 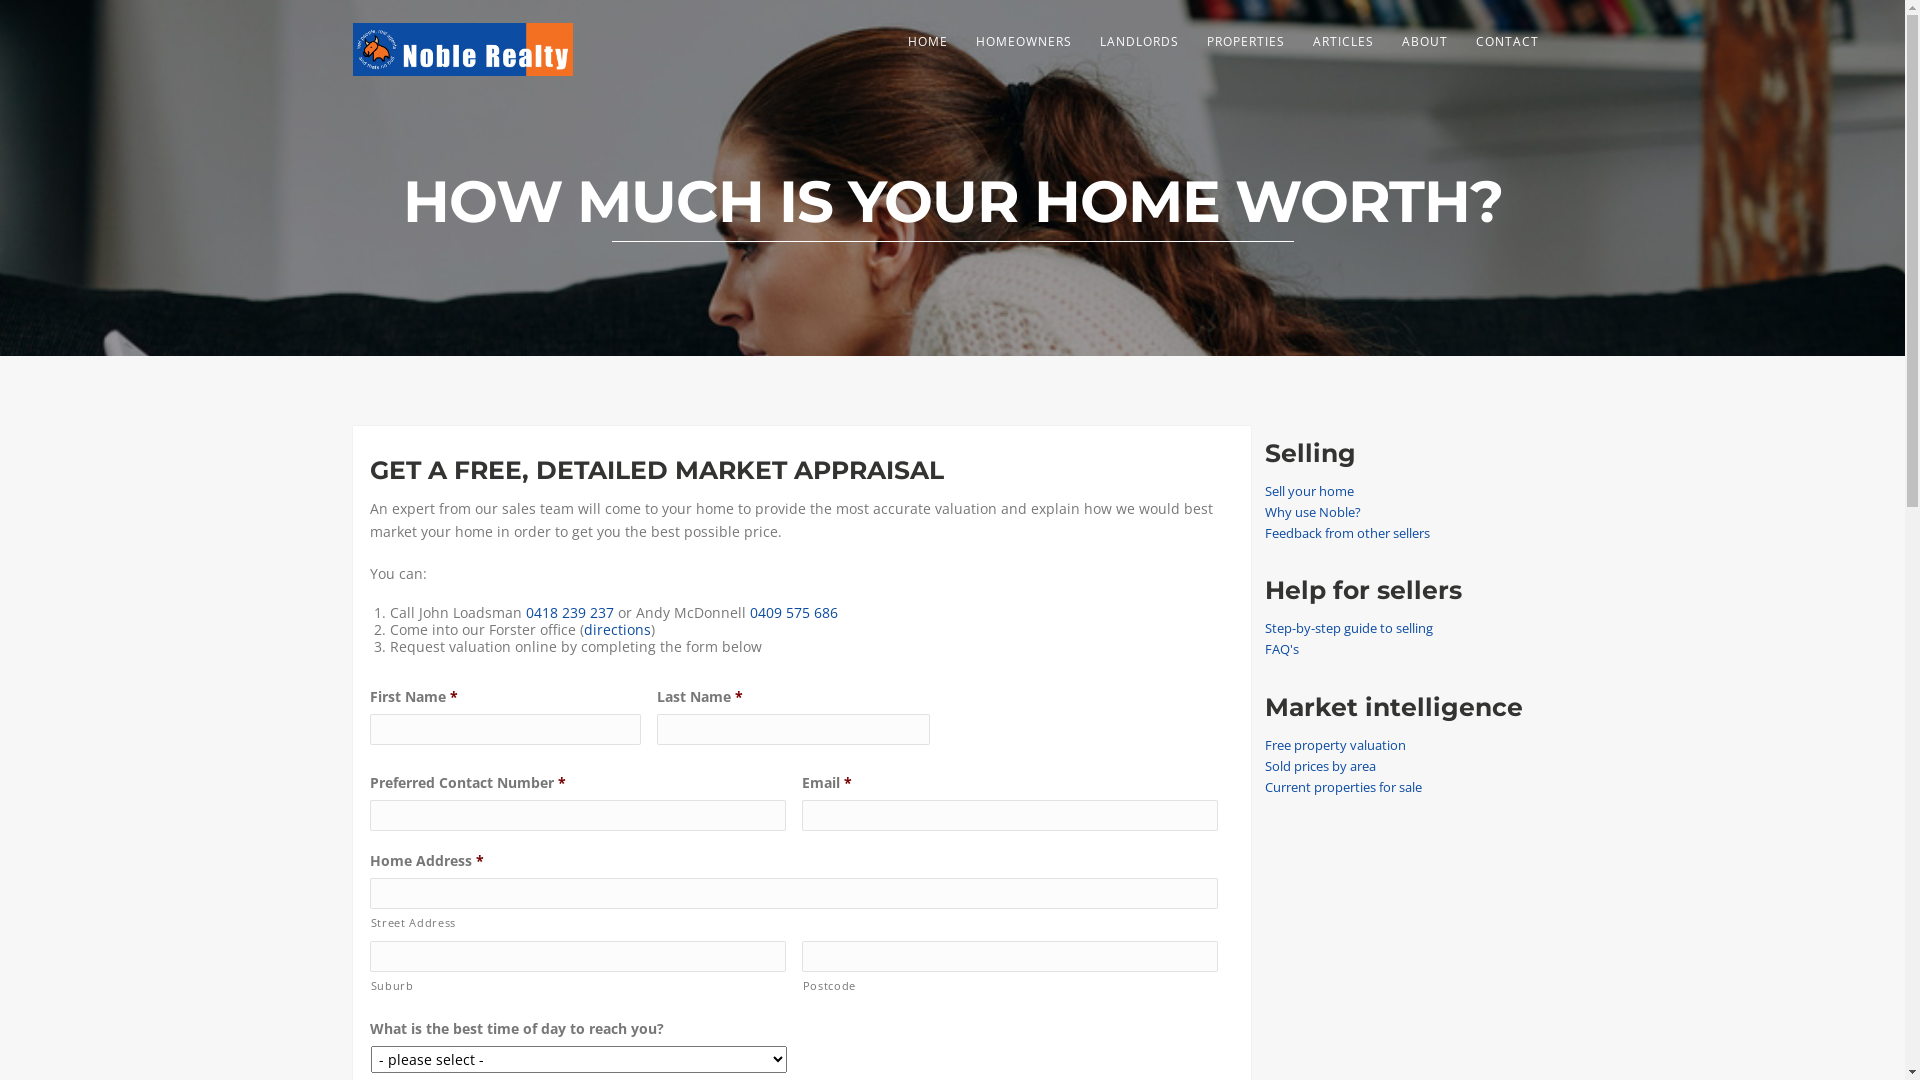 What do you see at coordinates (1262, 765) in the screenshot?
I see `'Sold prices by area'` at bounding box center [1262, 765].